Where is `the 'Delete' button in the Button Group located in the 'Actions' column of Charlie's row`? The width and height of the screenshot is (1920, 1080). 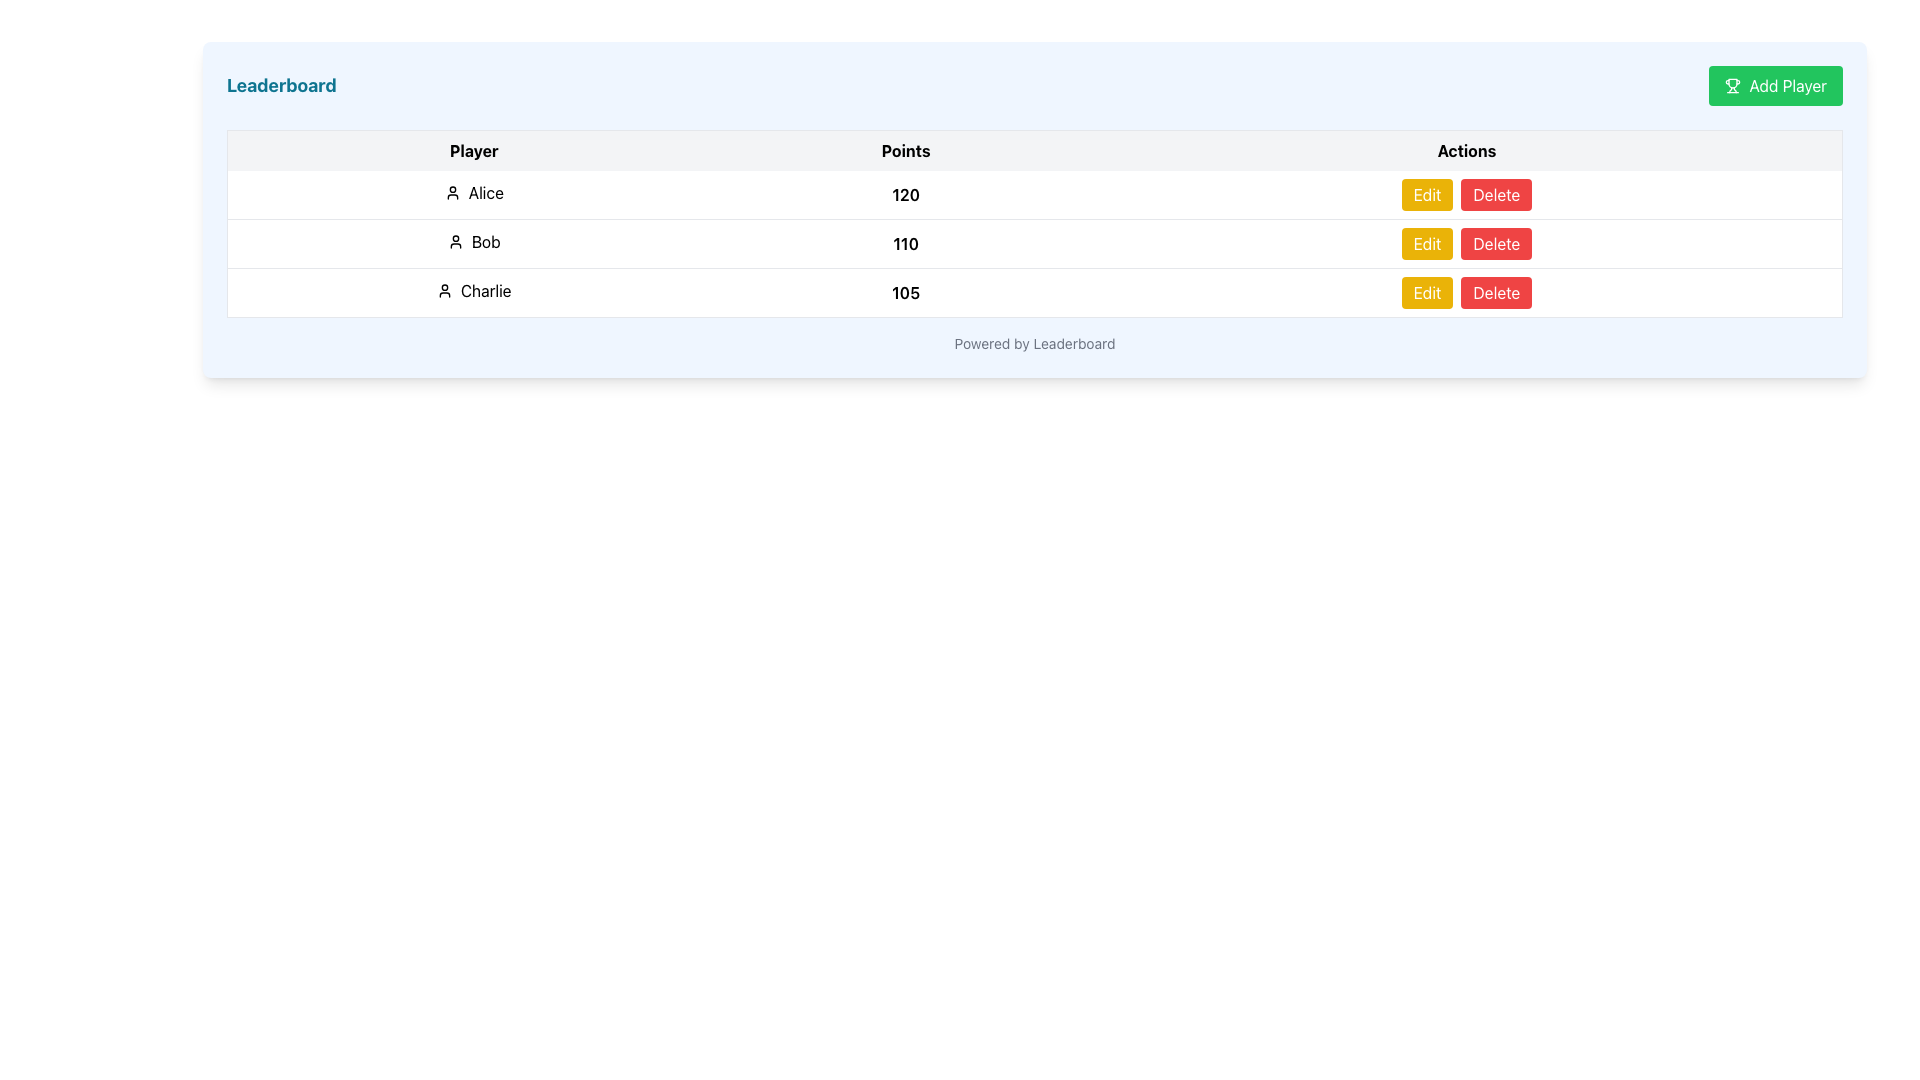 the 'Delete' button in the Button Group located in the 'Actions' column of Charlie's row is located at coordinates (1466, 293).